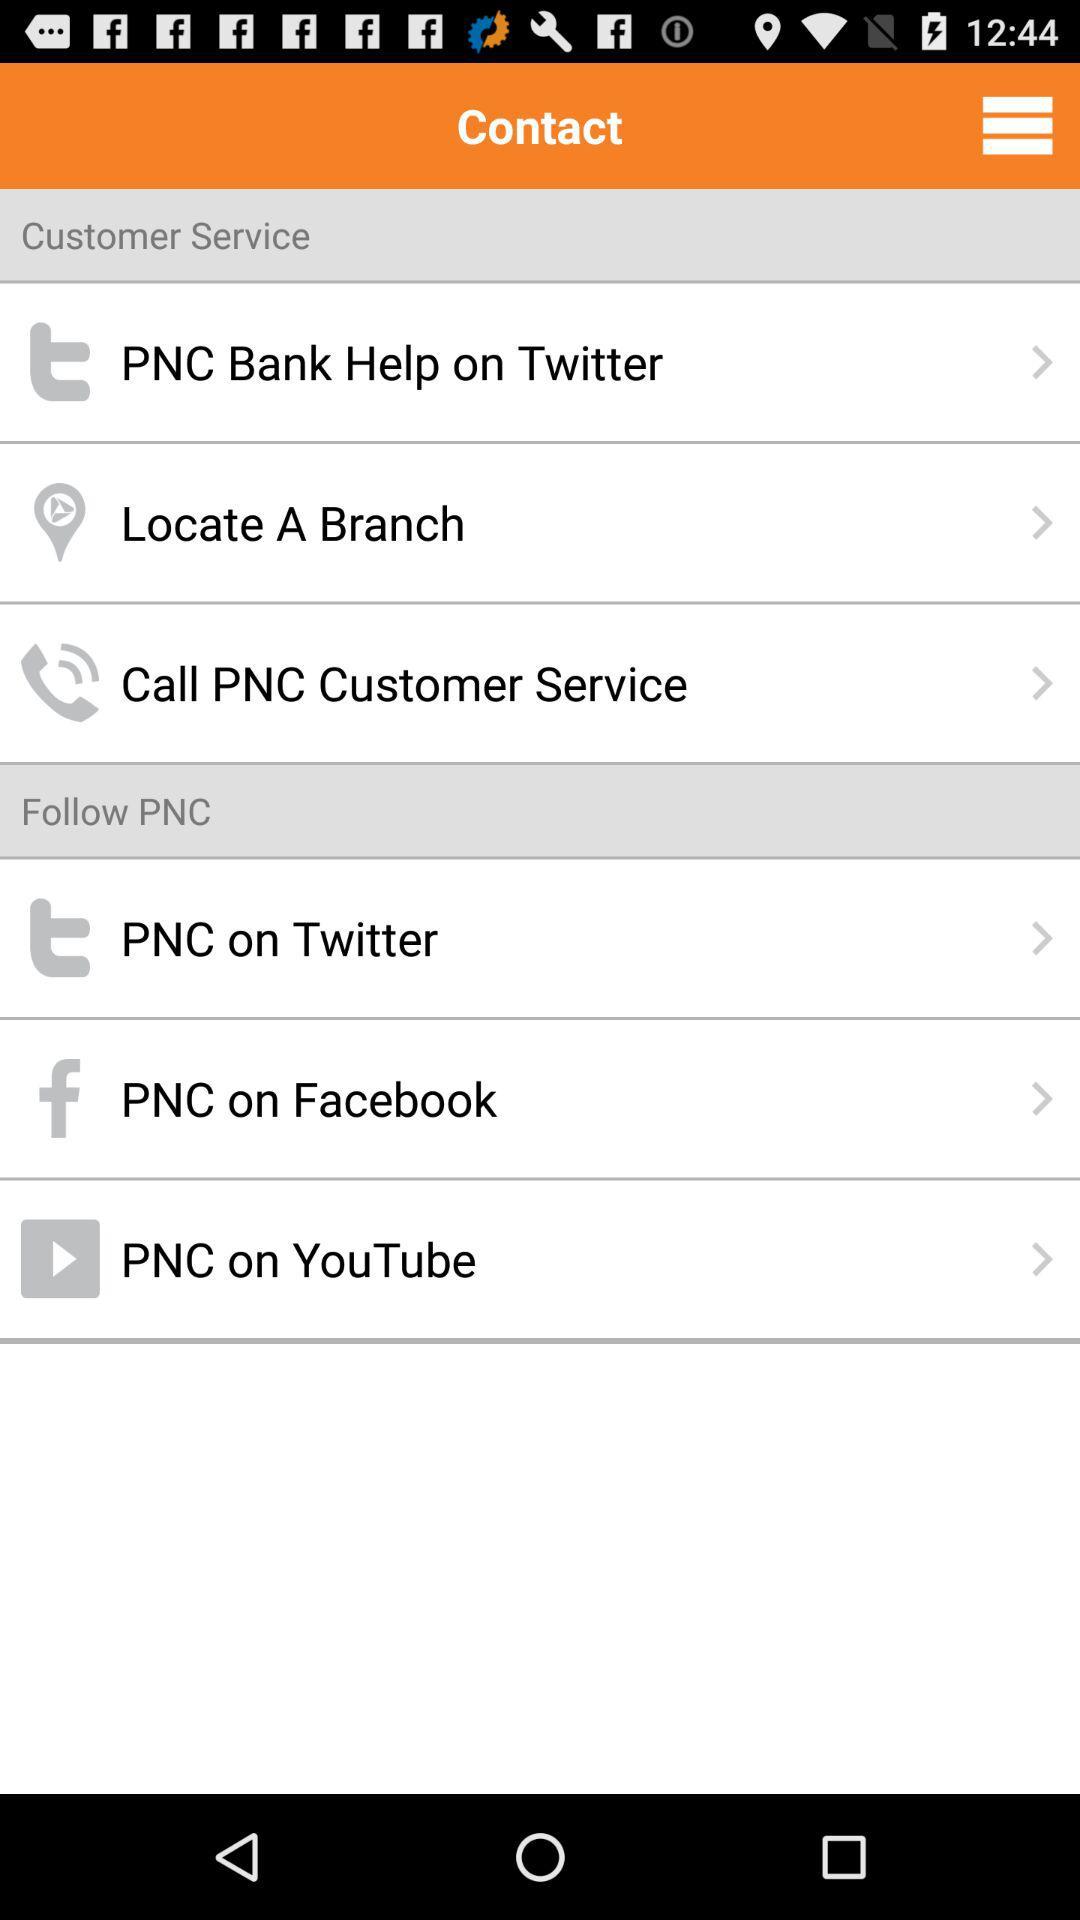 The height and width of the screenshot is (1920, 1080). What do you see at coordinates (1017, 124) in the screenshot?
I see `settings` at bounding box center [1017, 124].